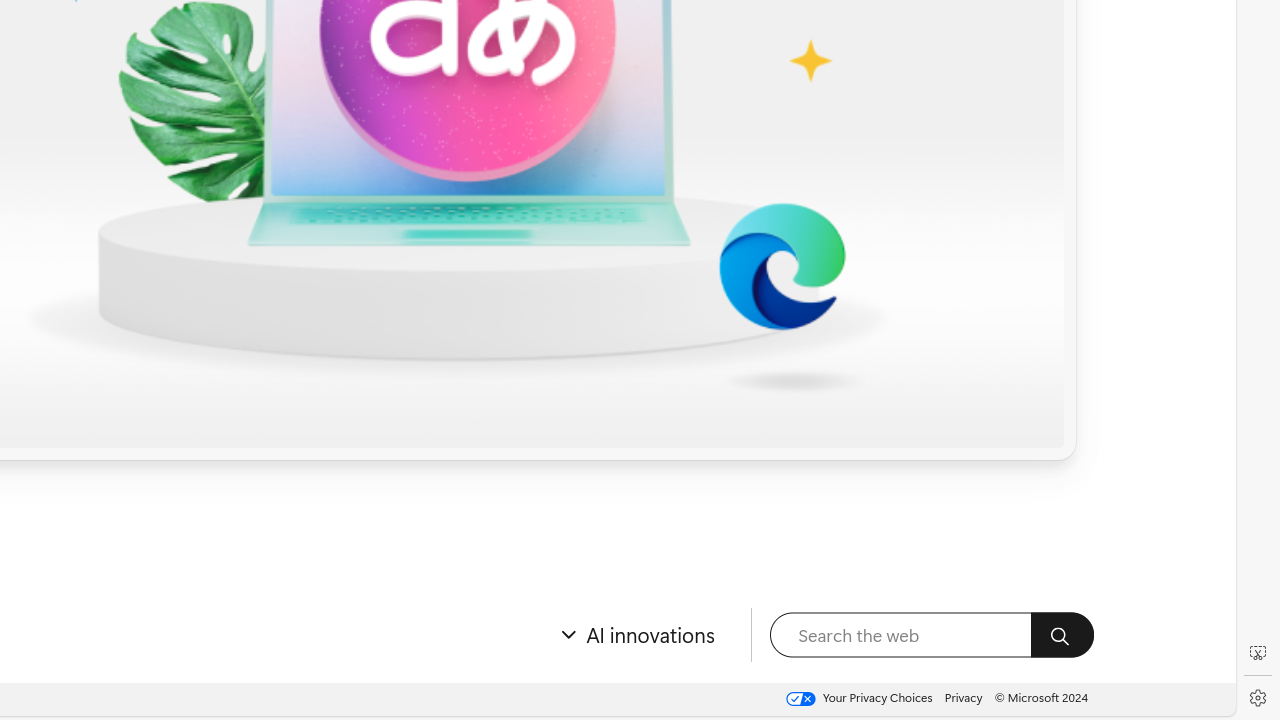 Image resolution: width=1280 pixels, height=720 pixels. What do you see at coordinates (1061, 634) in the screenshot?
I see `'Search'` at bounding box center [1061, 634].